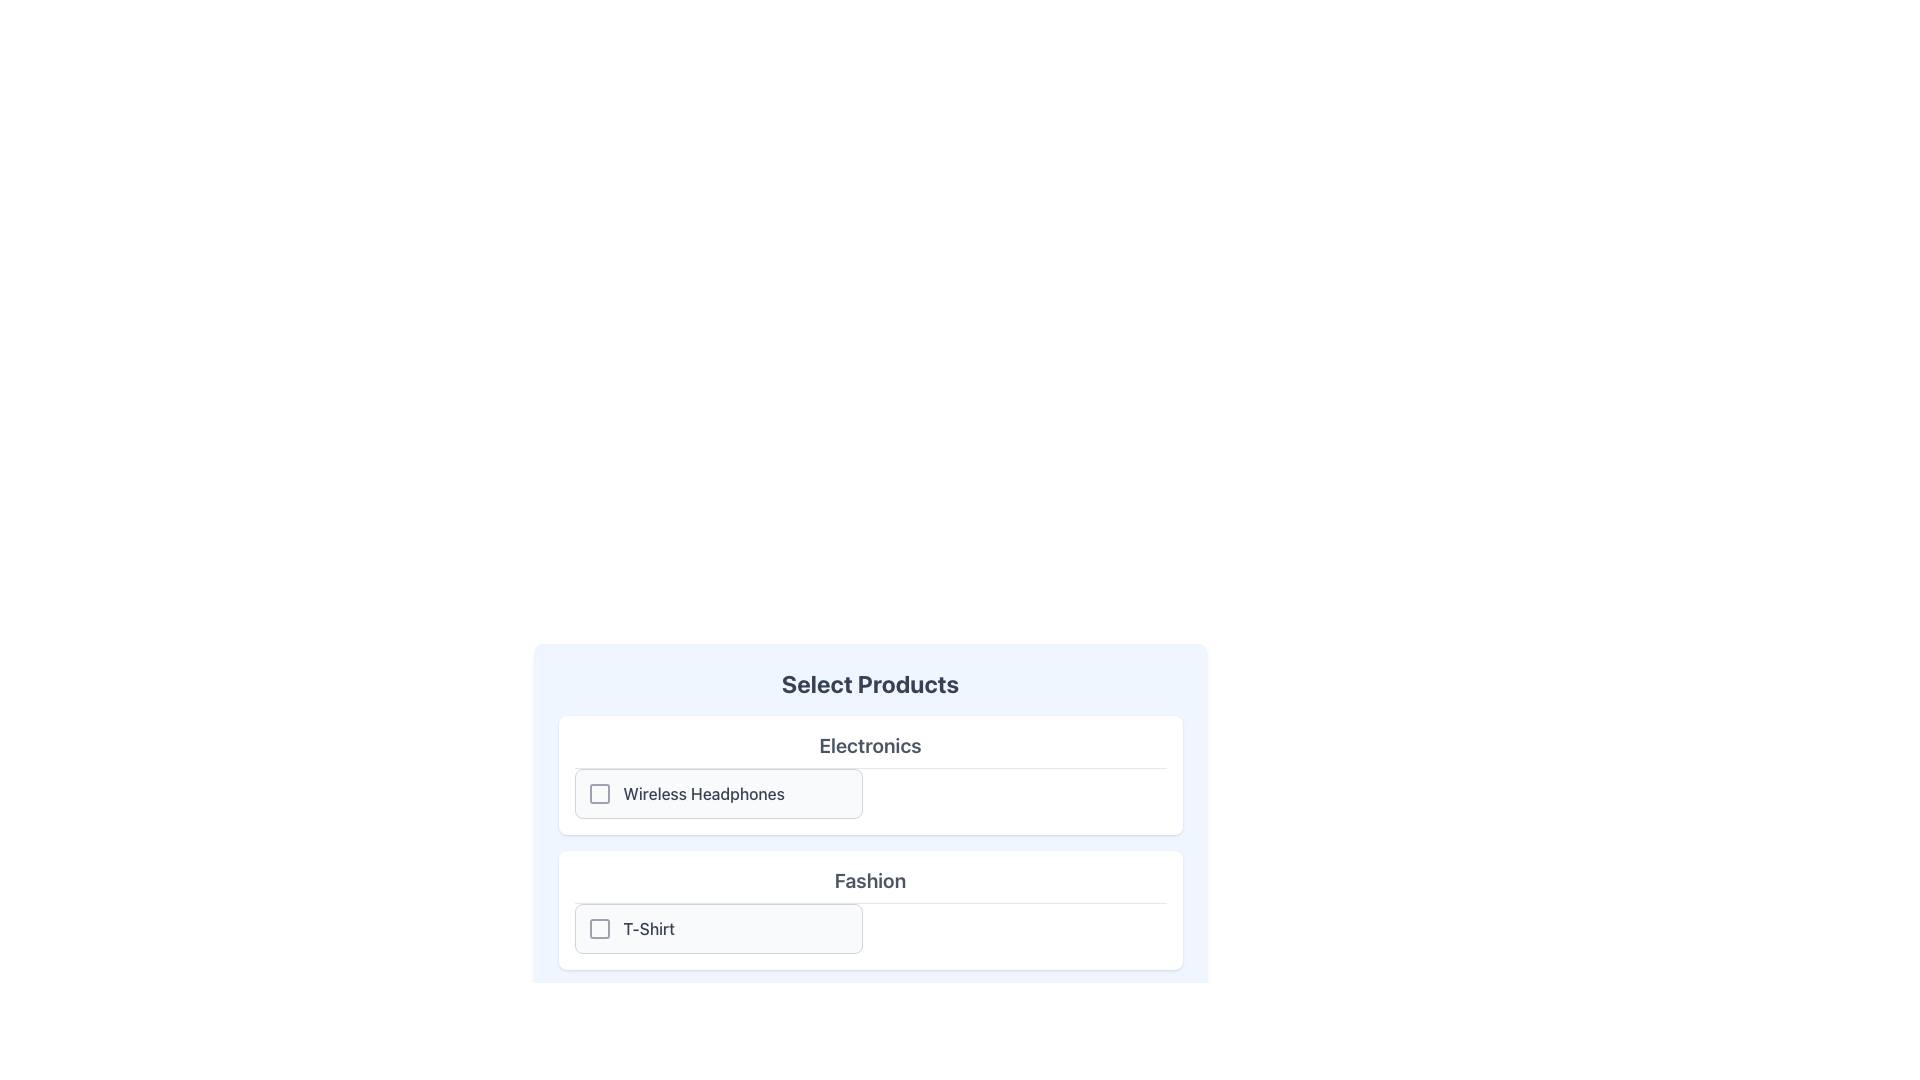 This screenshot has width=1920, height=1080. Describe the element at coordinates (718, 929) in the screenshot. I see `the checkbox for the 'T-Shirt' category located in the bottom section of the 'Select Products' panel under 'Fashion'` at that location.